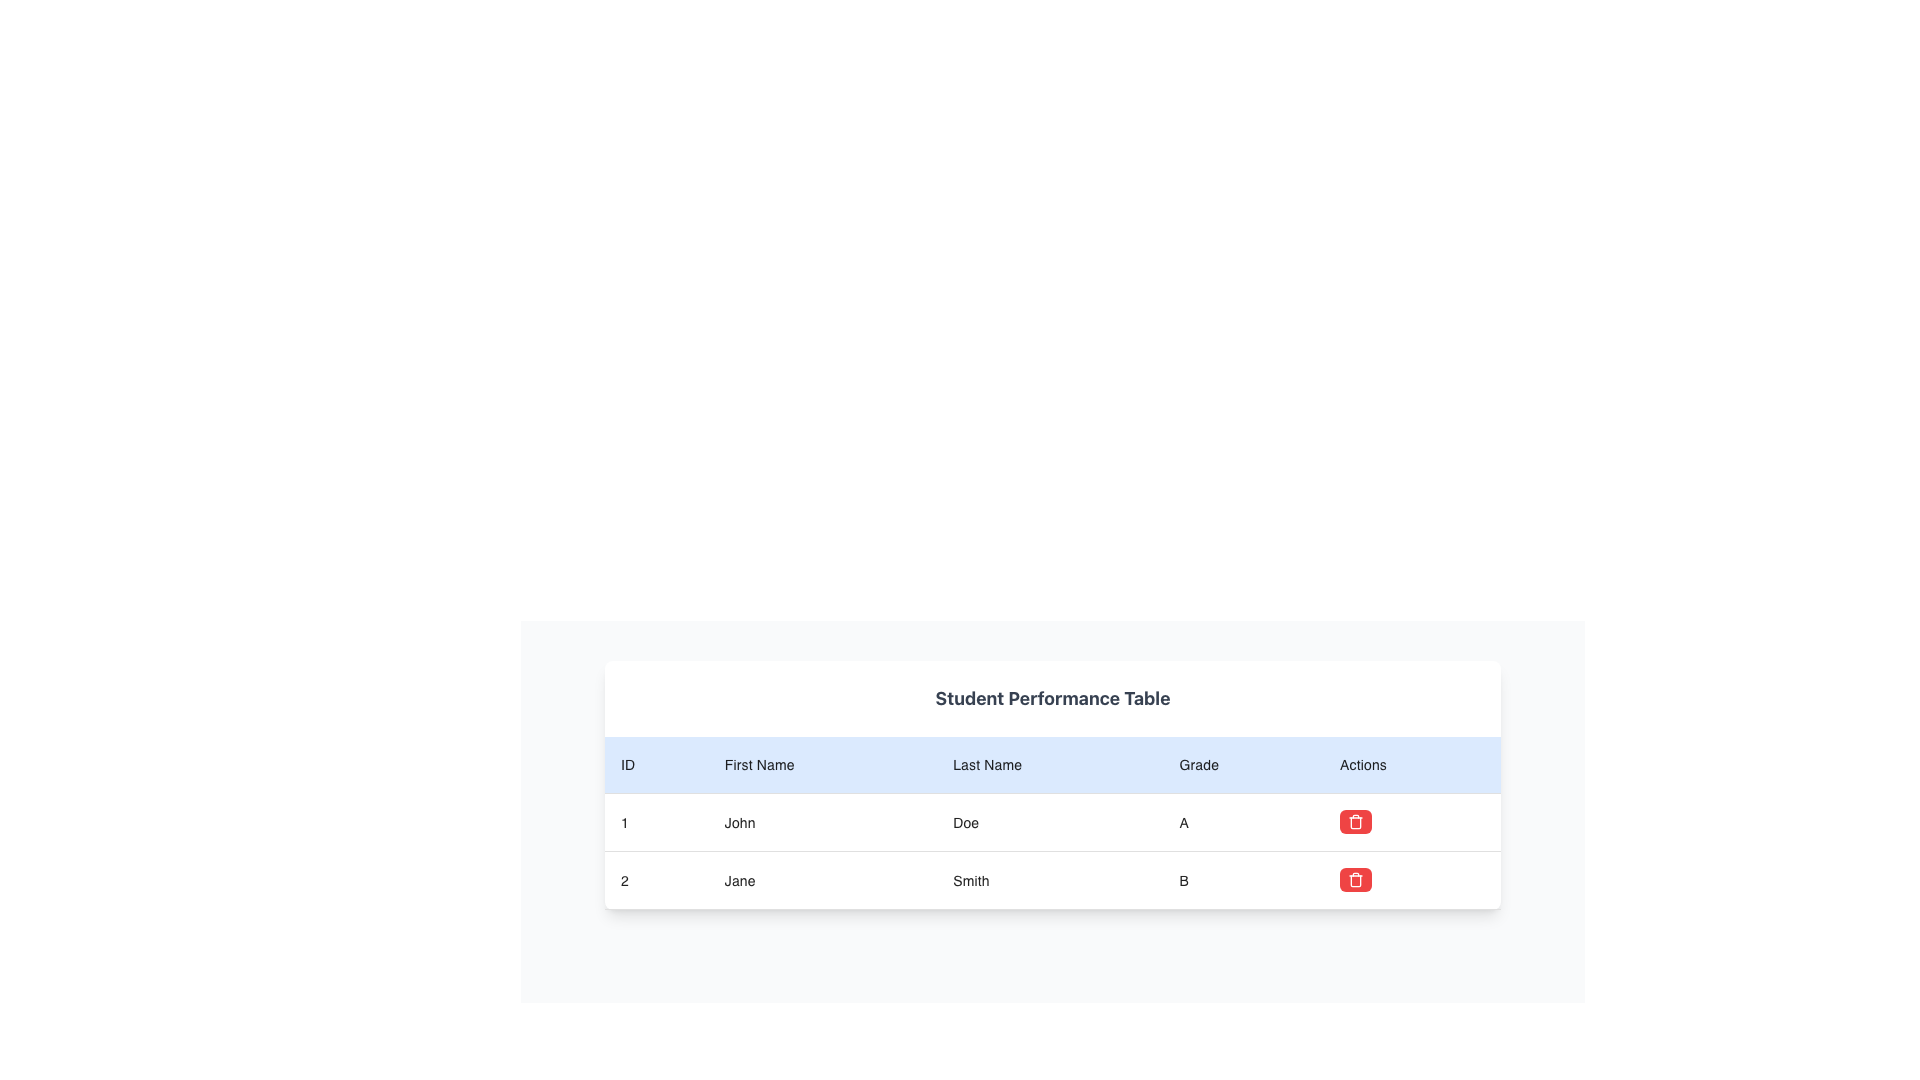  What do you see at coordinates (1049, 821) in the screenshot?
I see `to select the table cell displaying the last name 'Doe' in the first row of the 'Student Performance Table'` at bounding box center [1049, 821].